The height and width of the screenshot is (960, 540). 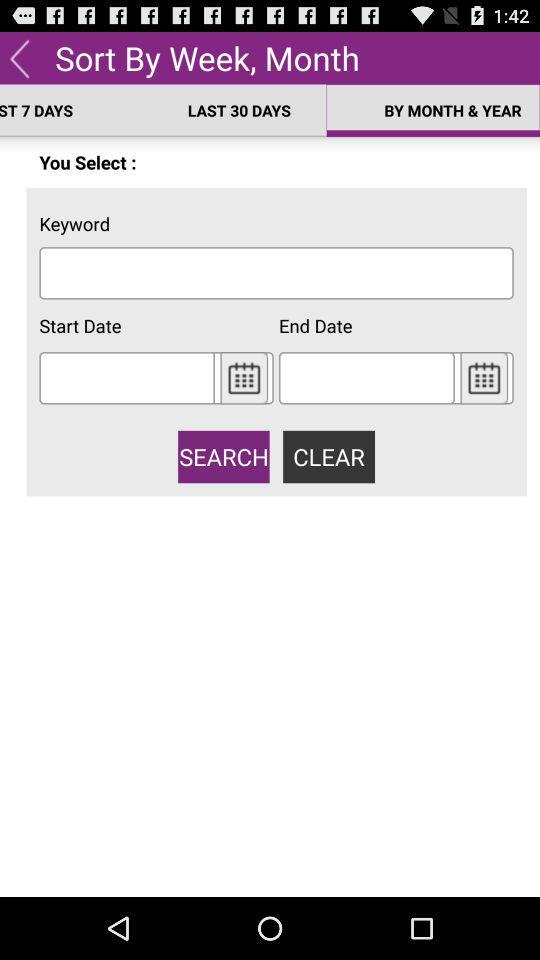 What do you see at coordinates (329, 456) in the screenshot?
I see `the icon next to the search button` at bounding box center [329, 456].